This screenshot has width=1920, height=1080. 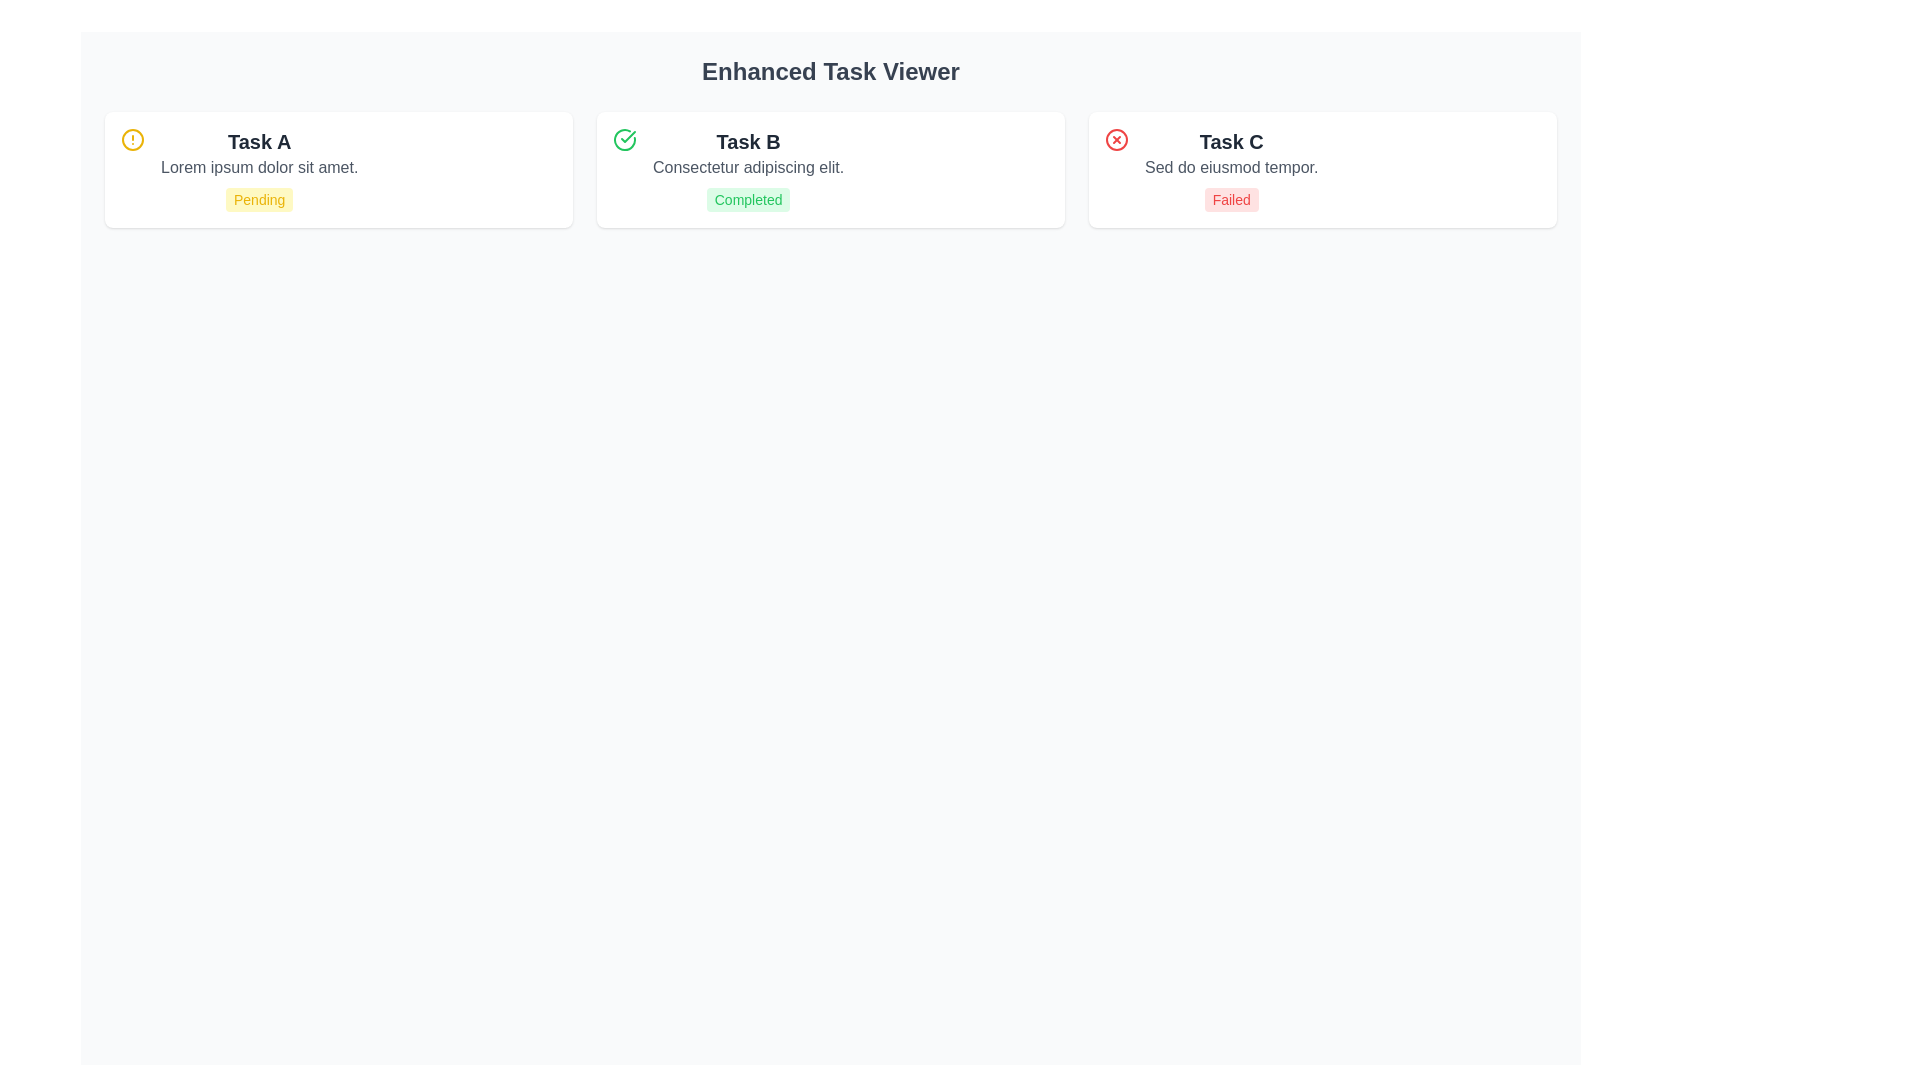 What do you see at coordinates (623, 138) in the screenshot?
I see `the circular green check mark icon indicating completion located in the top-left corner of the card labeled 'Task B'` at bounding box center [623, 138].